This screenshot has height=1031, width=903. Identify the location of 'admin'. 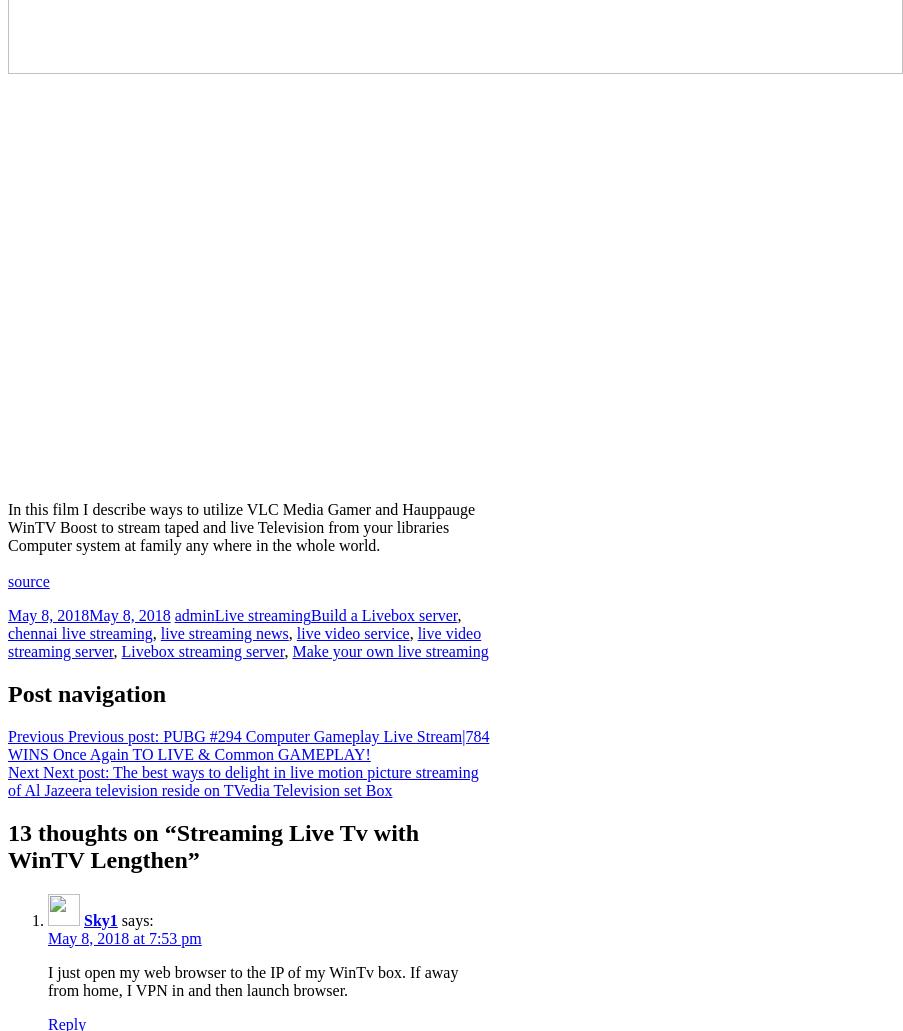
(192, 613).